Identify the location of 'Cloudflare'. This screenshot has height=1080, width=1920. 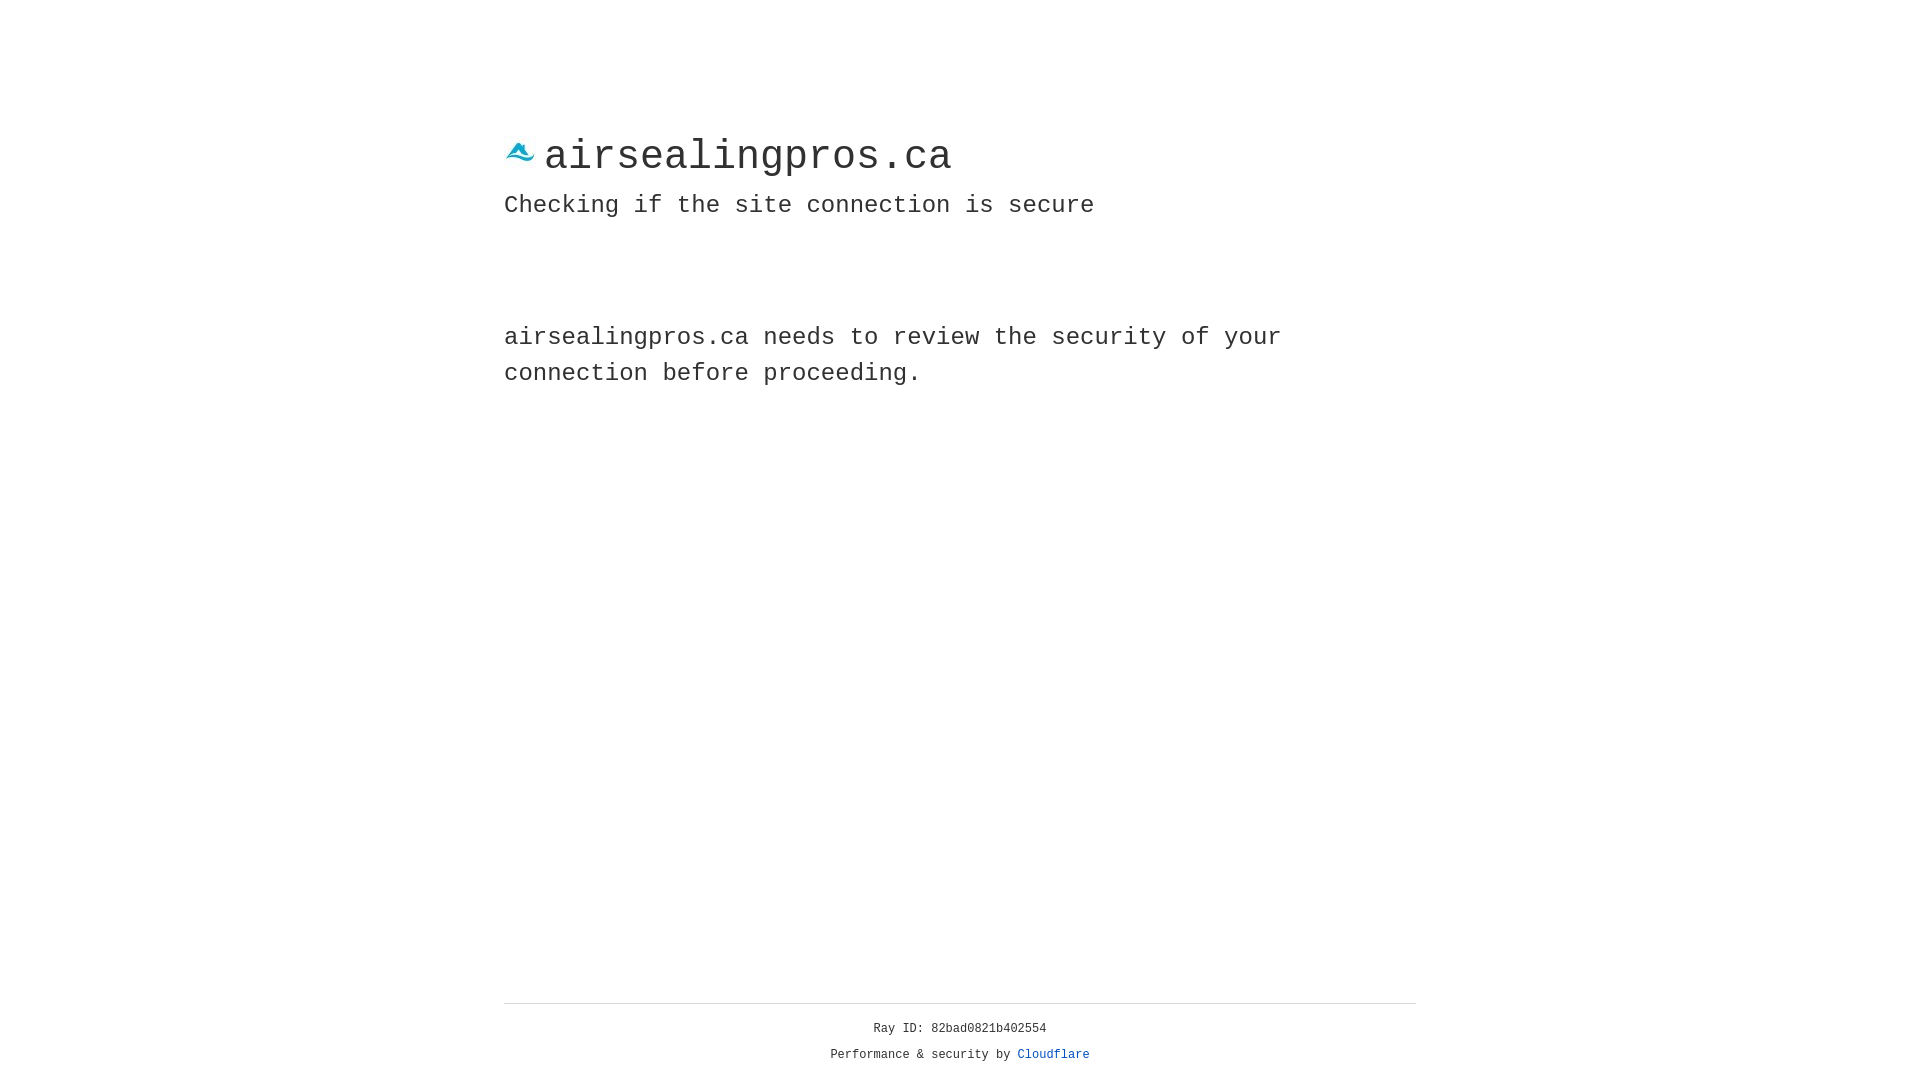
(1053, 1054).